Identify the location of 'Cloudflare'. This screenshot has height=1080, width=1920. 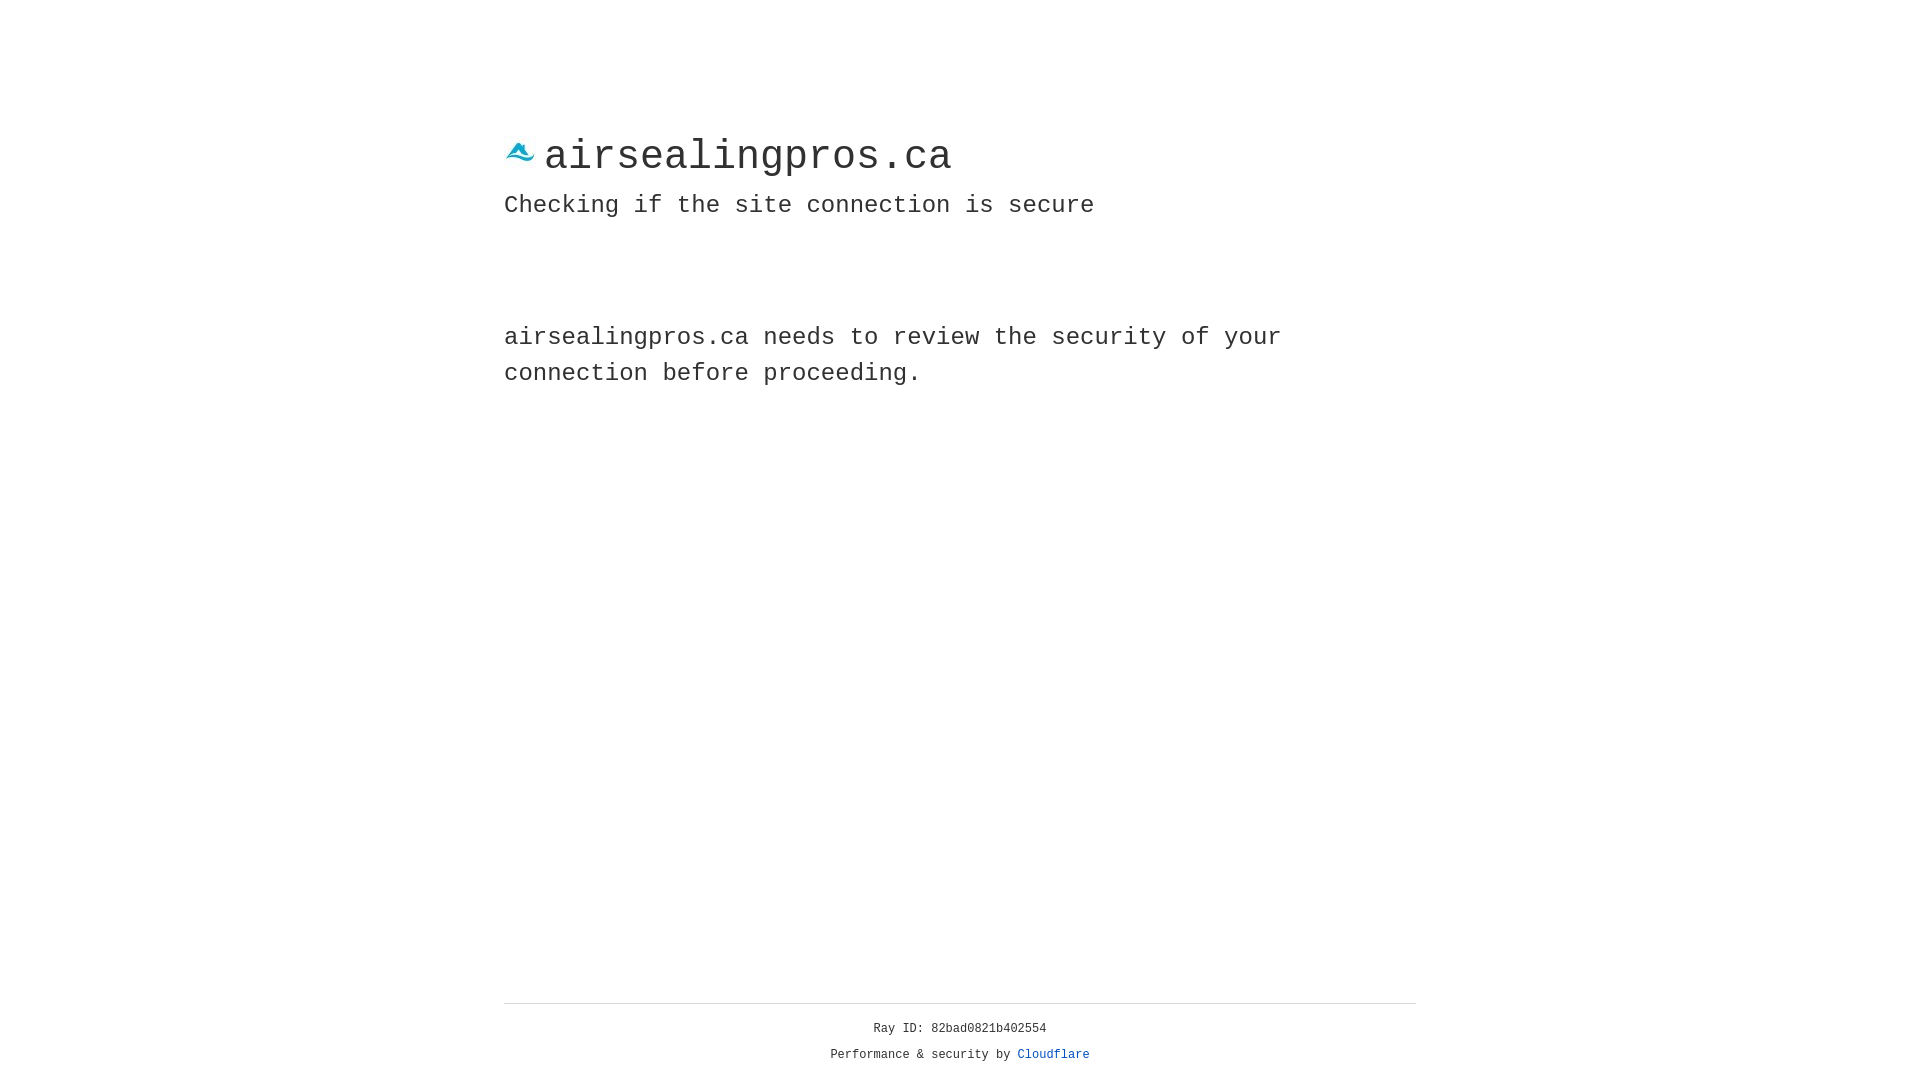
(1053, 1054).